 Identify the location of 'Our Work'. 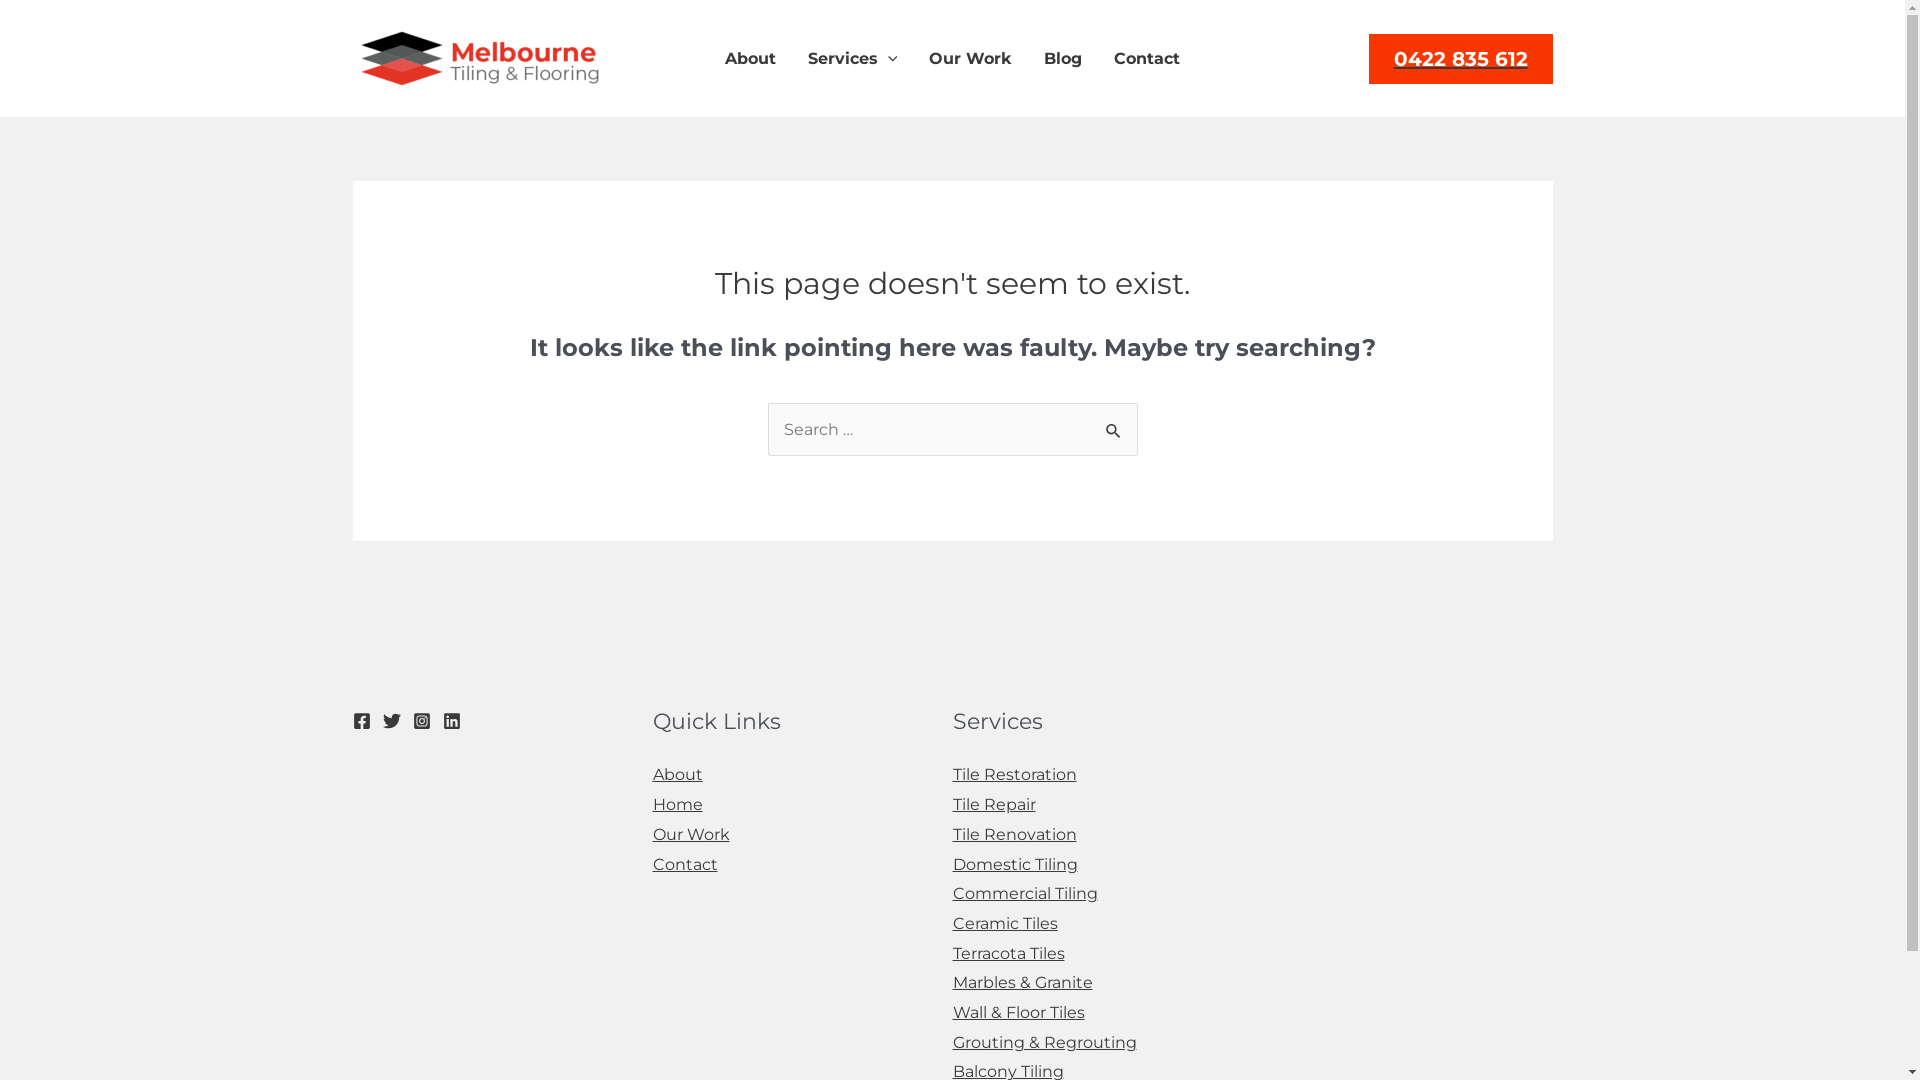
(690, 834).